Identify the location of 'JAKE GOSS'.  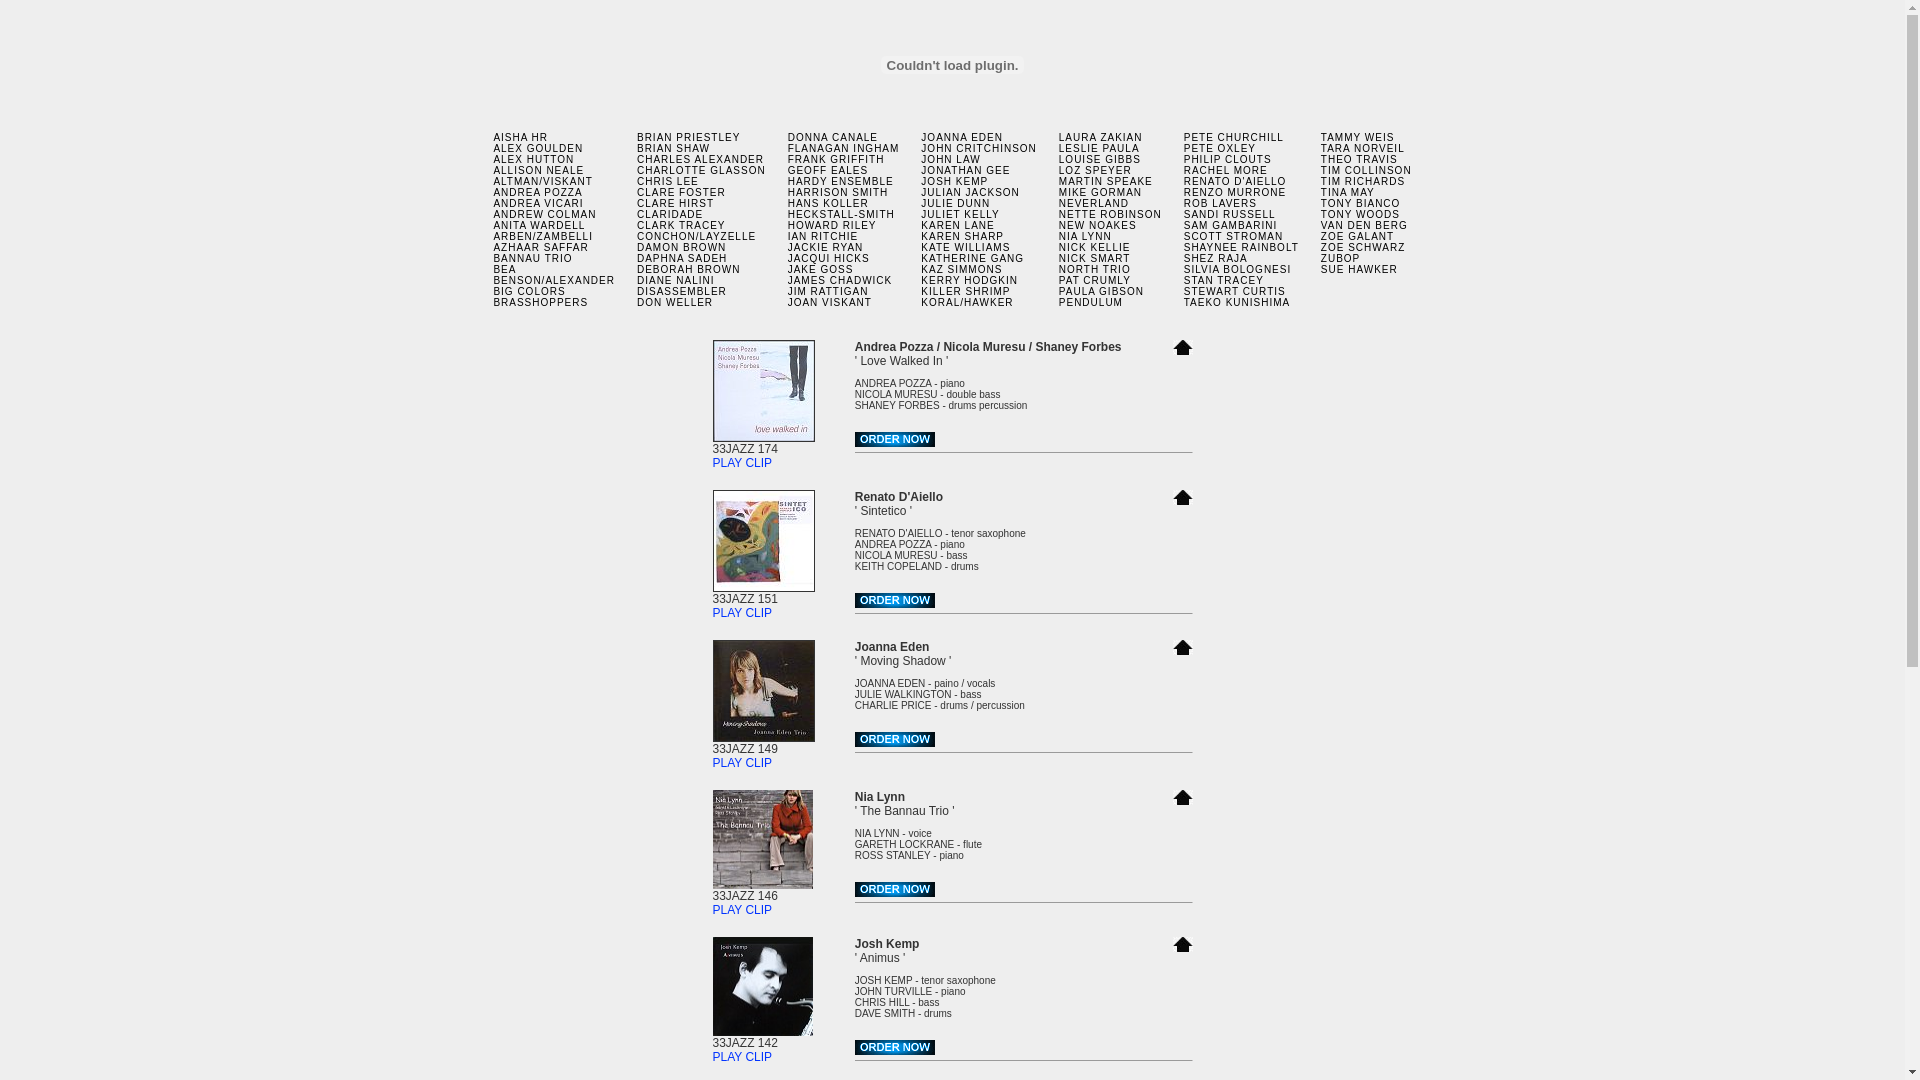
(786, 268).